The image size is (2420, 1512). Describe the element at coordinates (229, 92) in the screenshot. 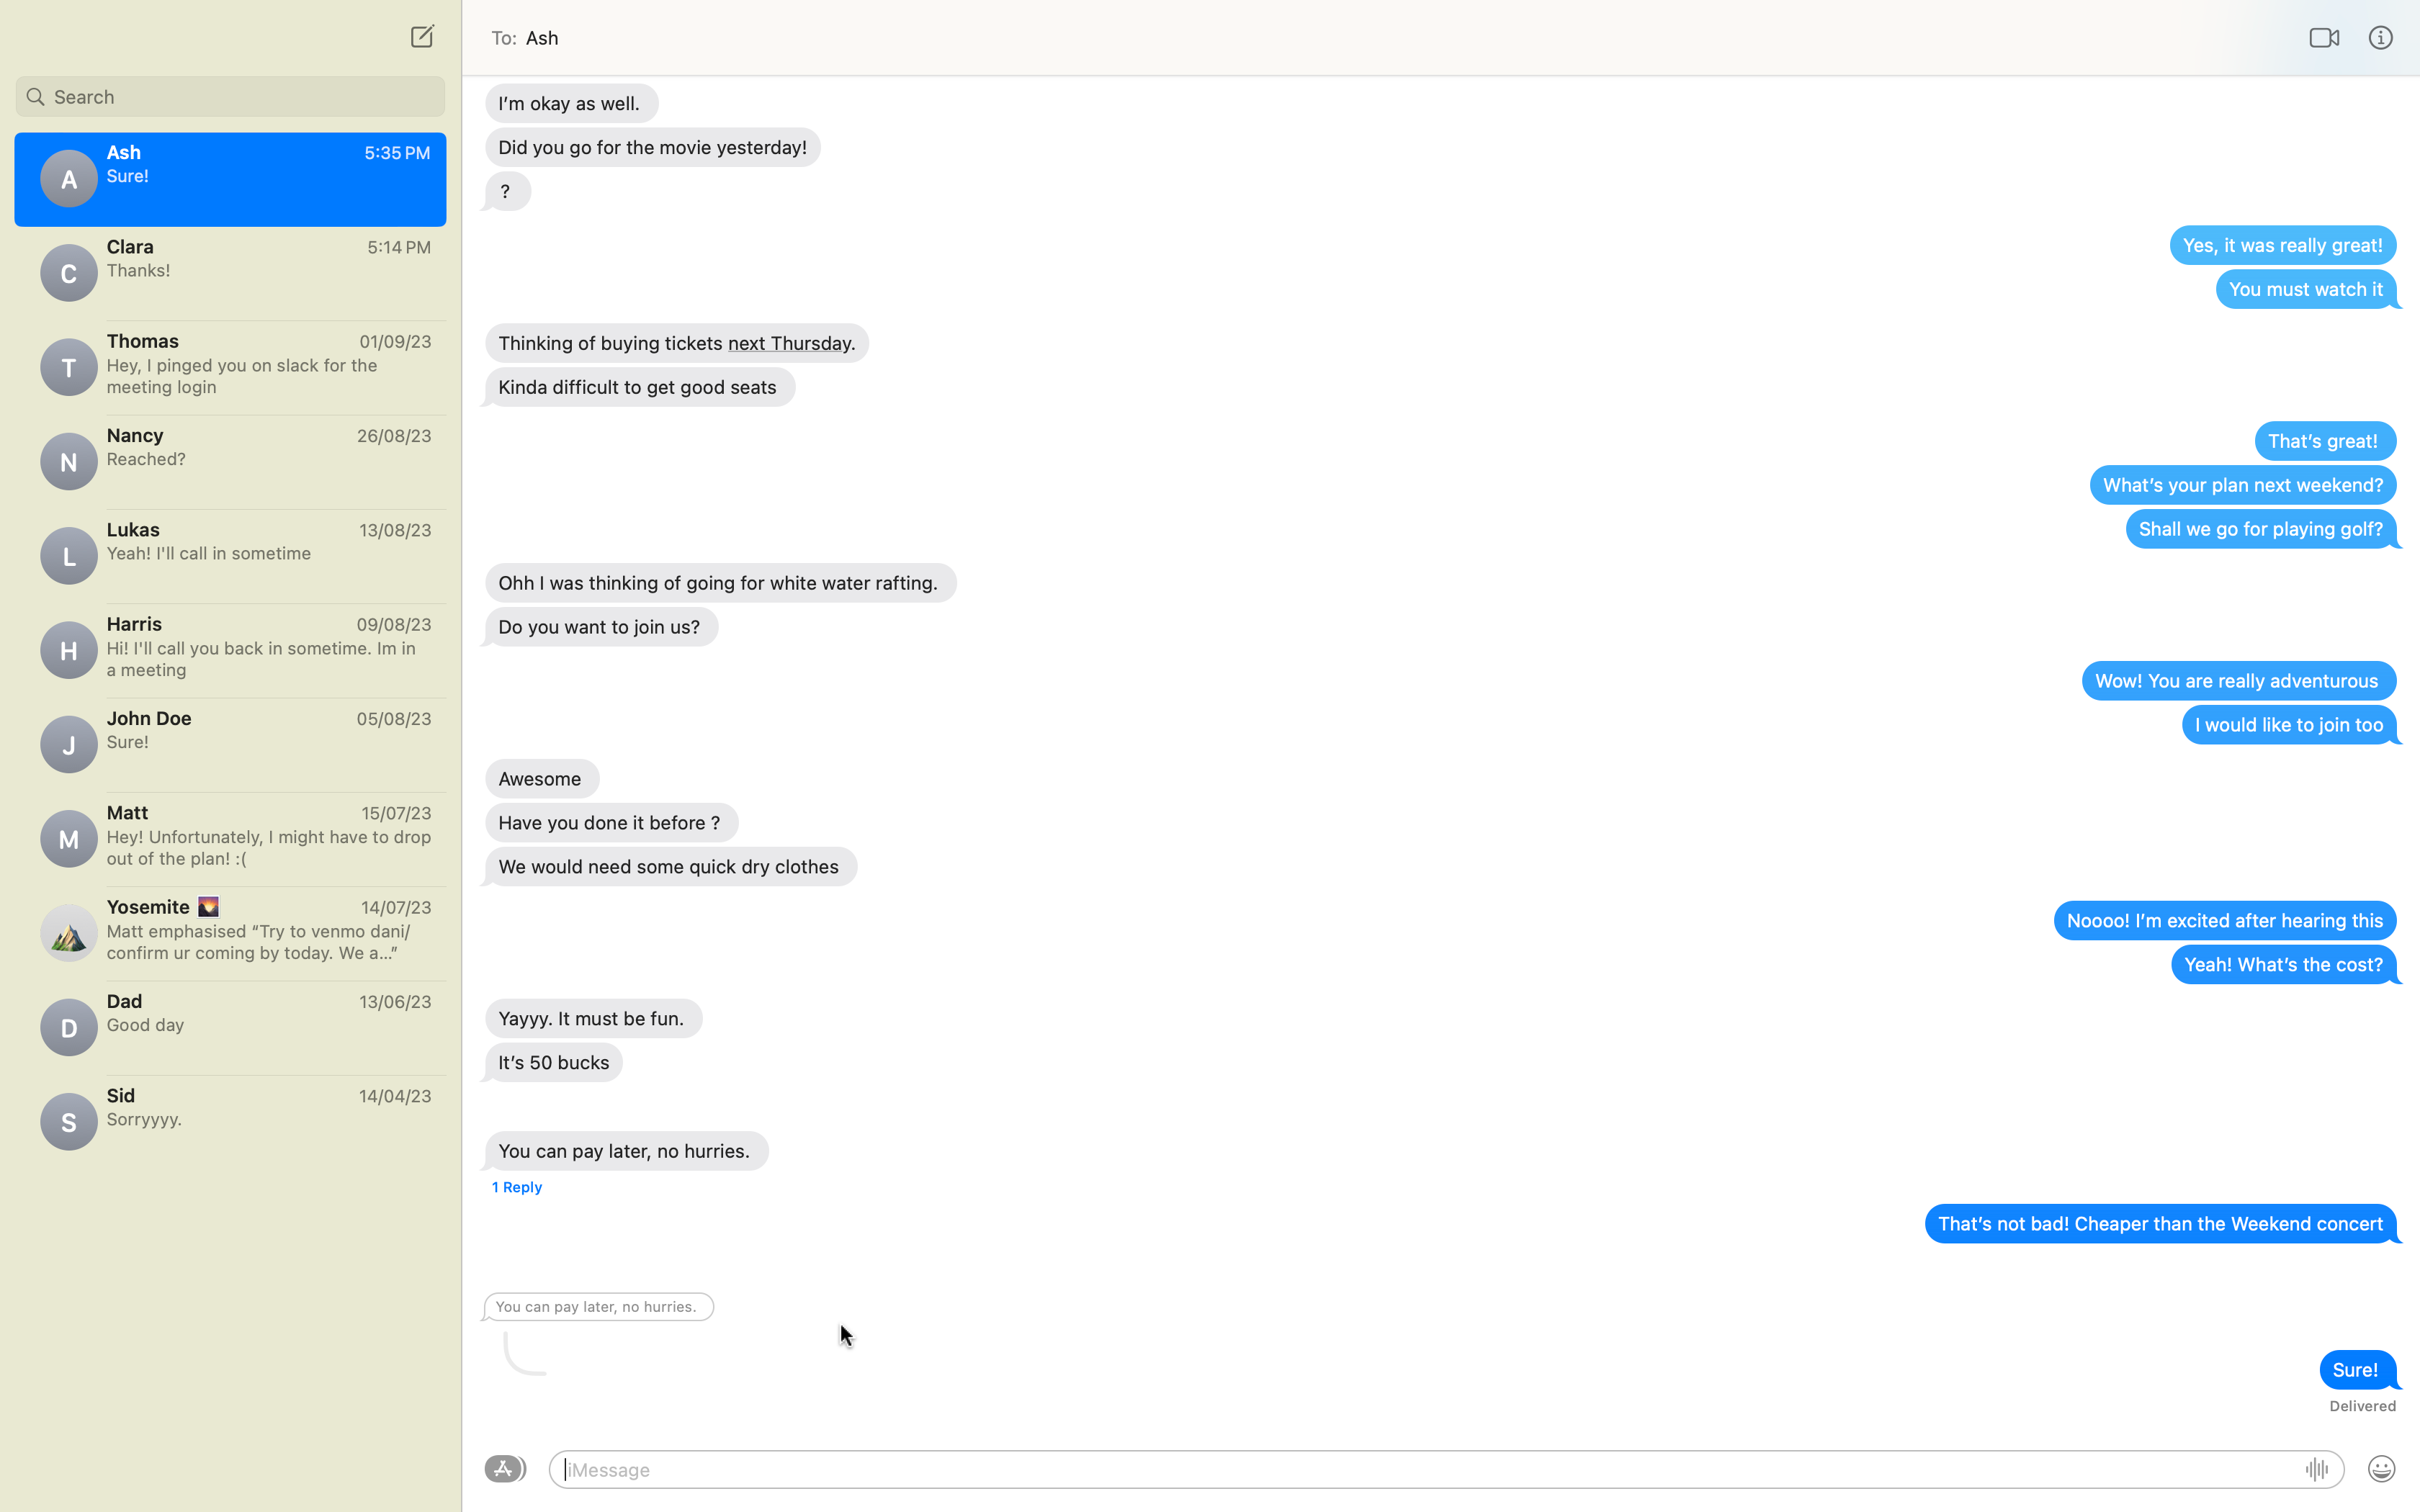

I see `Locate and select contact named John` at that location.